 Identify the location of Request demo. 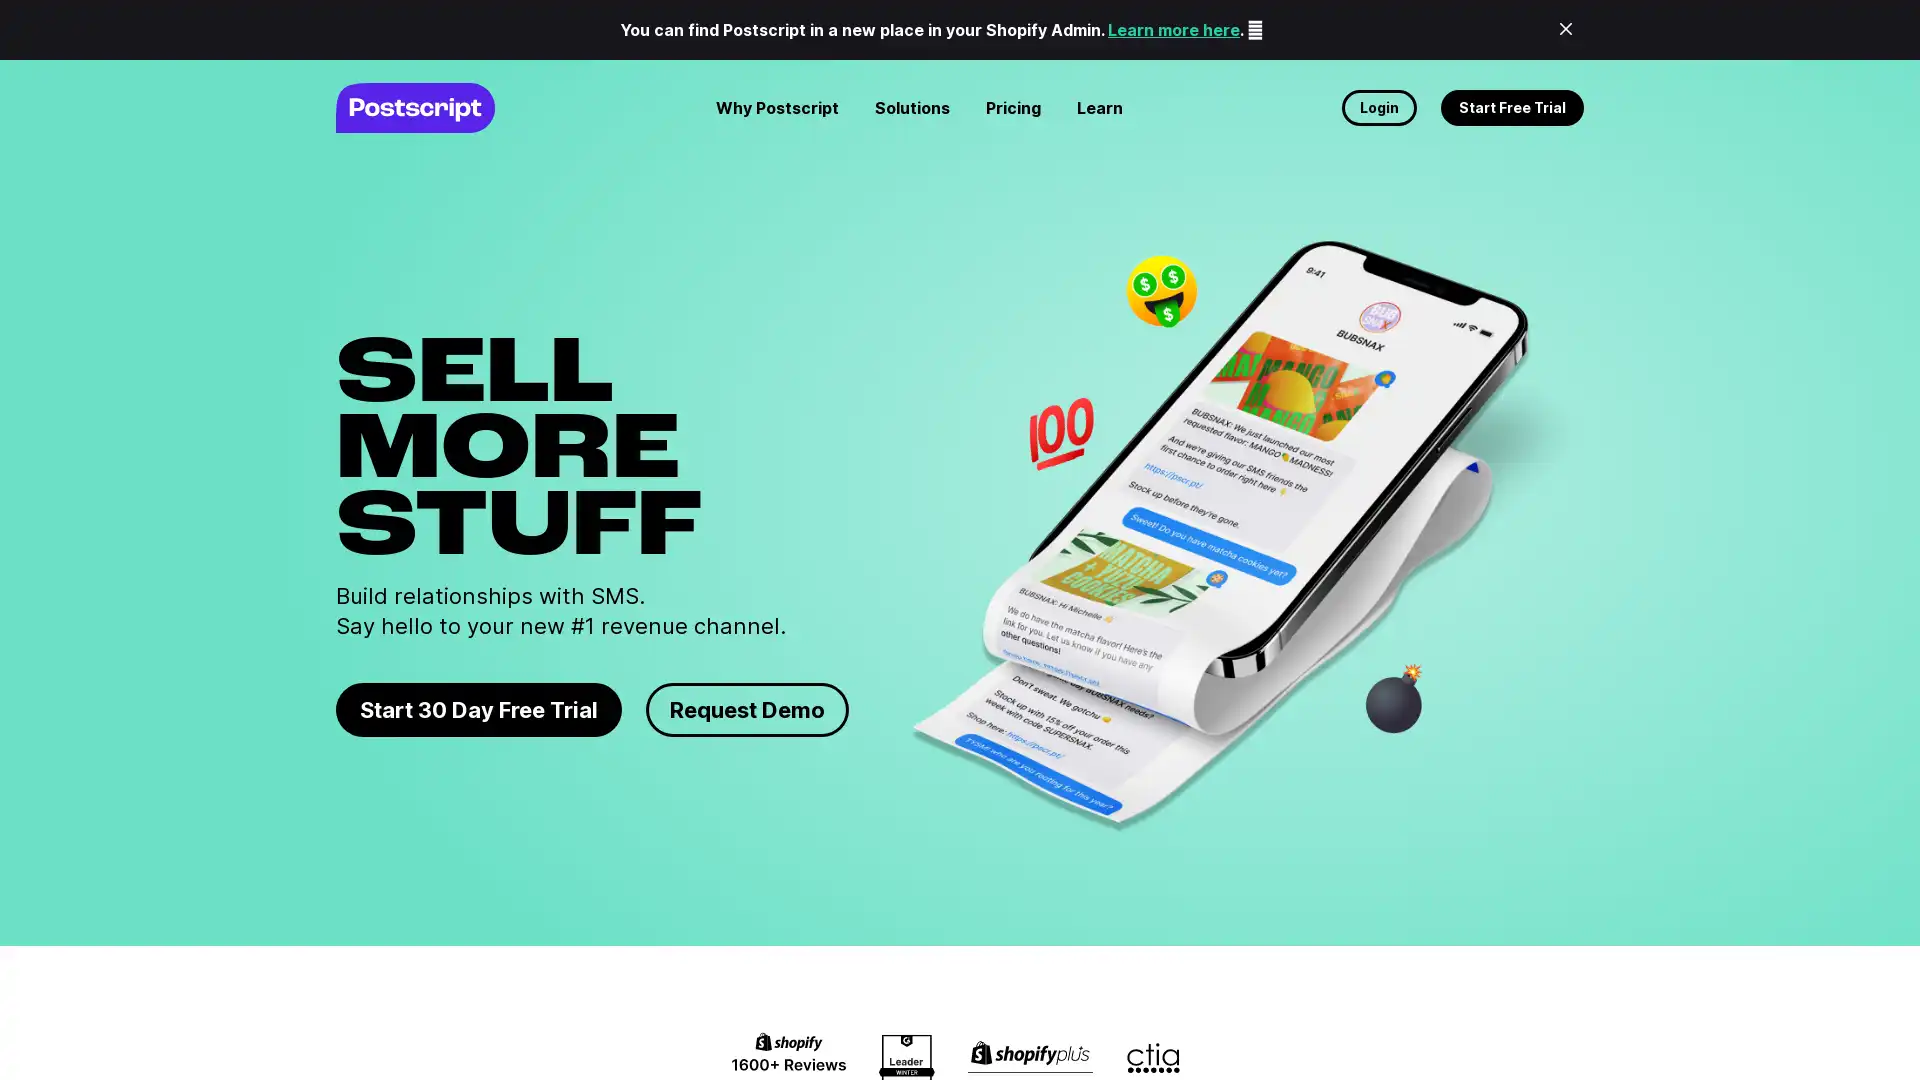
(1733, 987).